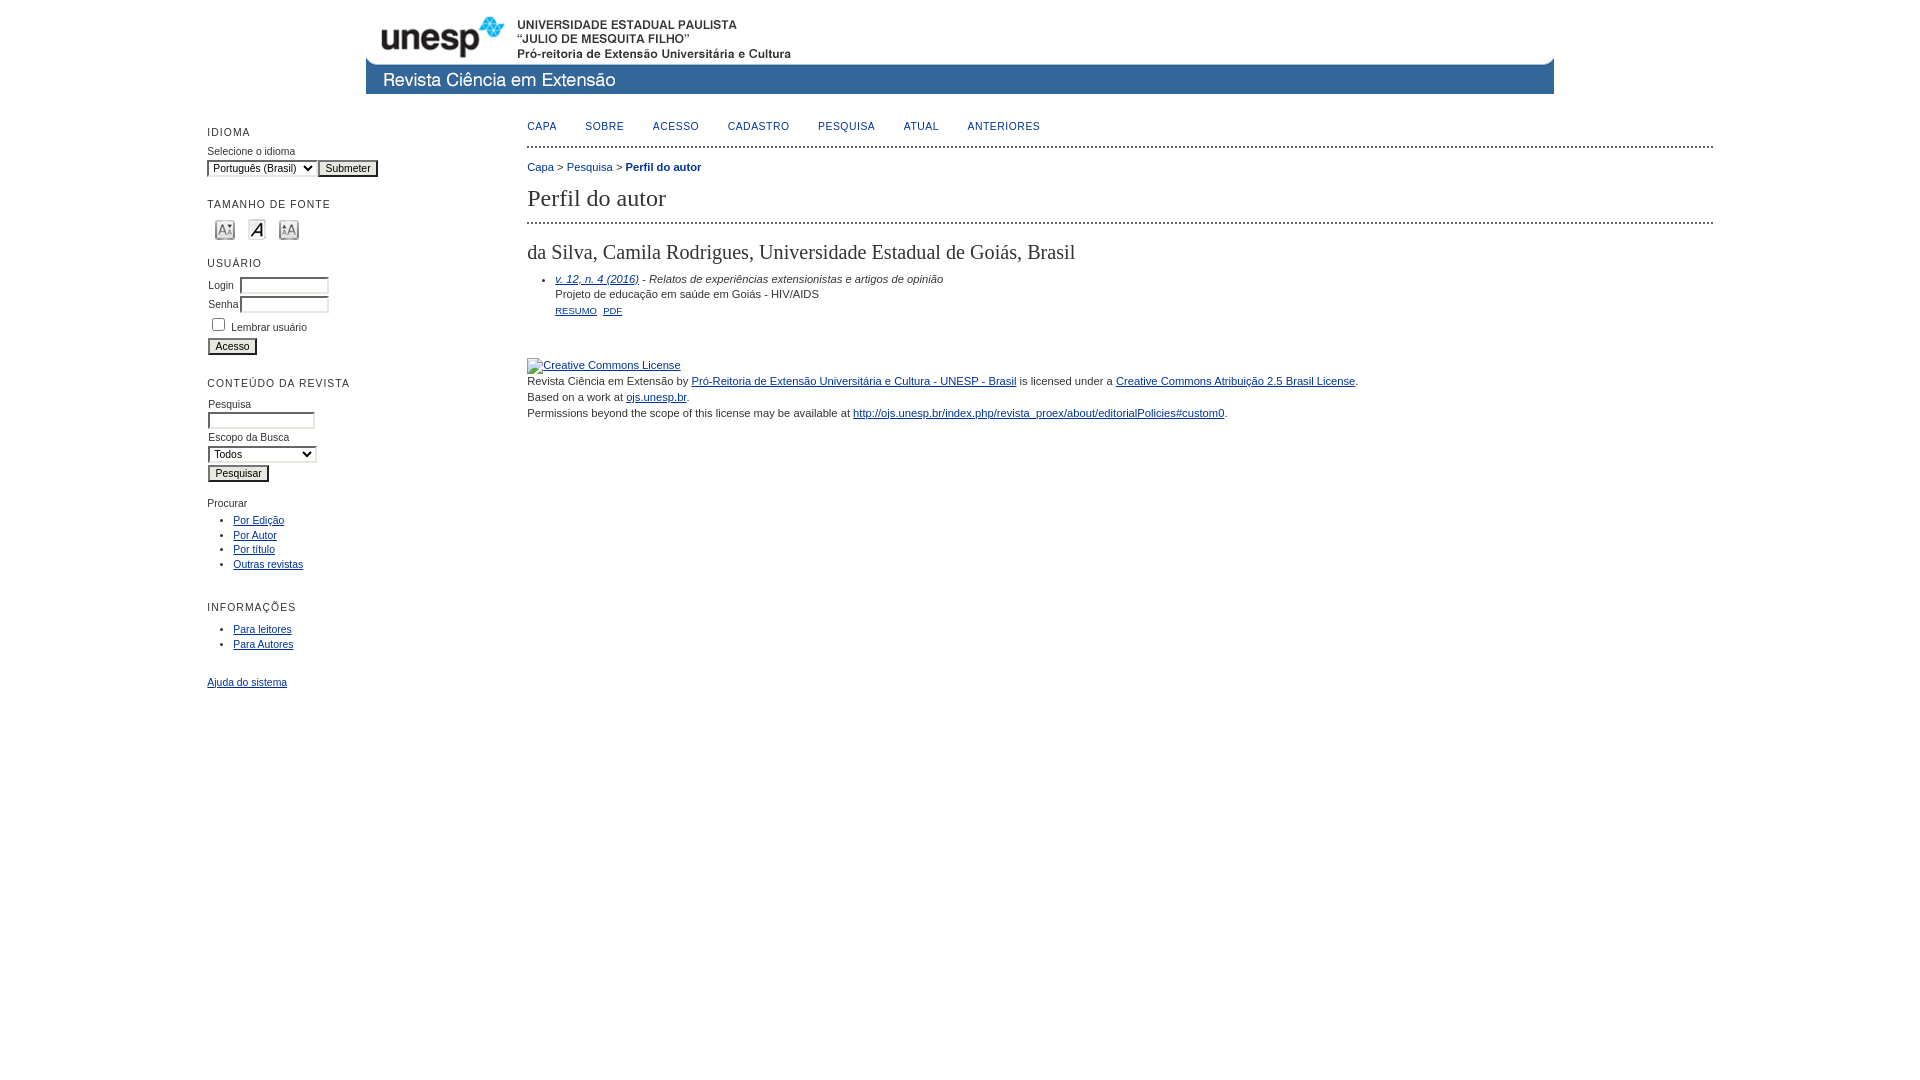  What do you see at coordinates (652, 126) in the screenshot?
I see `'ACESSO'` at bounding box center [652, 126].